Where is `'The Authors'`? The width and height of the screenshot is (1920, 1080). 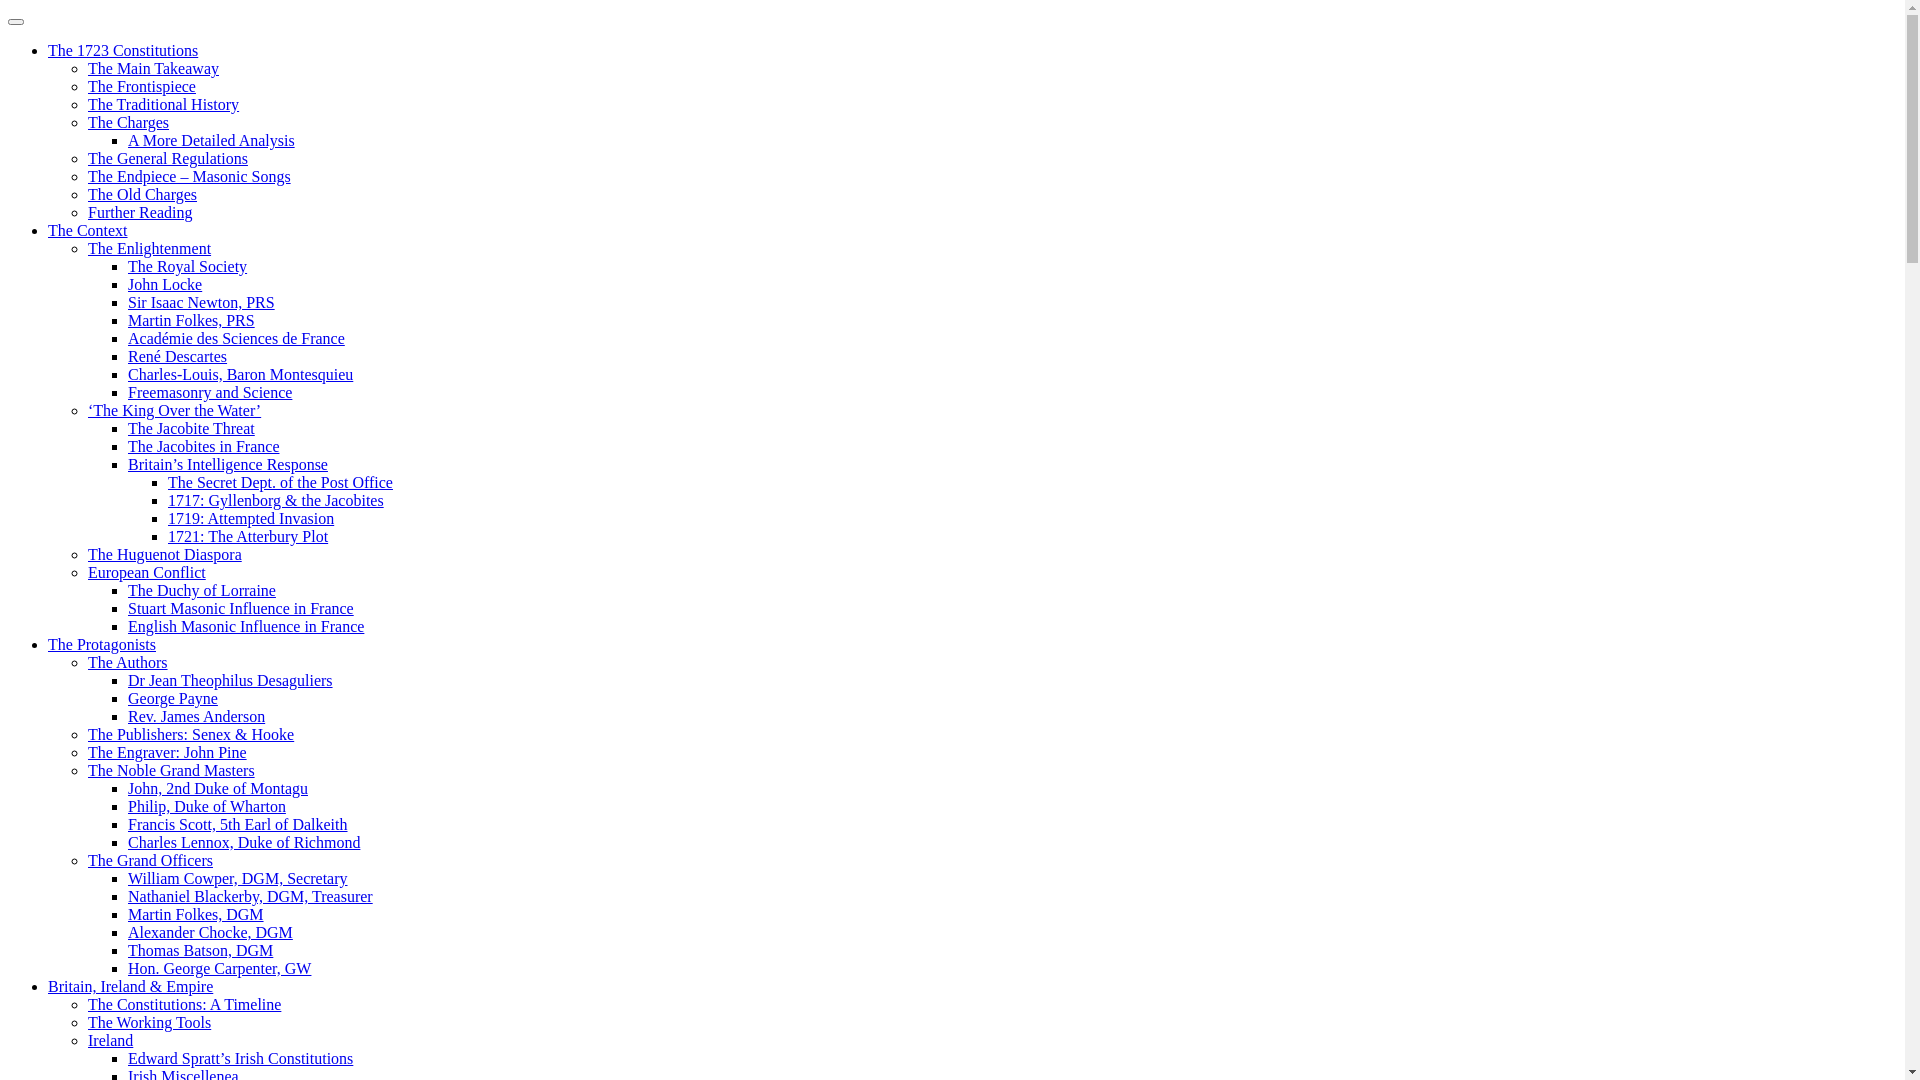 'The Authors' is located at coordinates (127, 662).